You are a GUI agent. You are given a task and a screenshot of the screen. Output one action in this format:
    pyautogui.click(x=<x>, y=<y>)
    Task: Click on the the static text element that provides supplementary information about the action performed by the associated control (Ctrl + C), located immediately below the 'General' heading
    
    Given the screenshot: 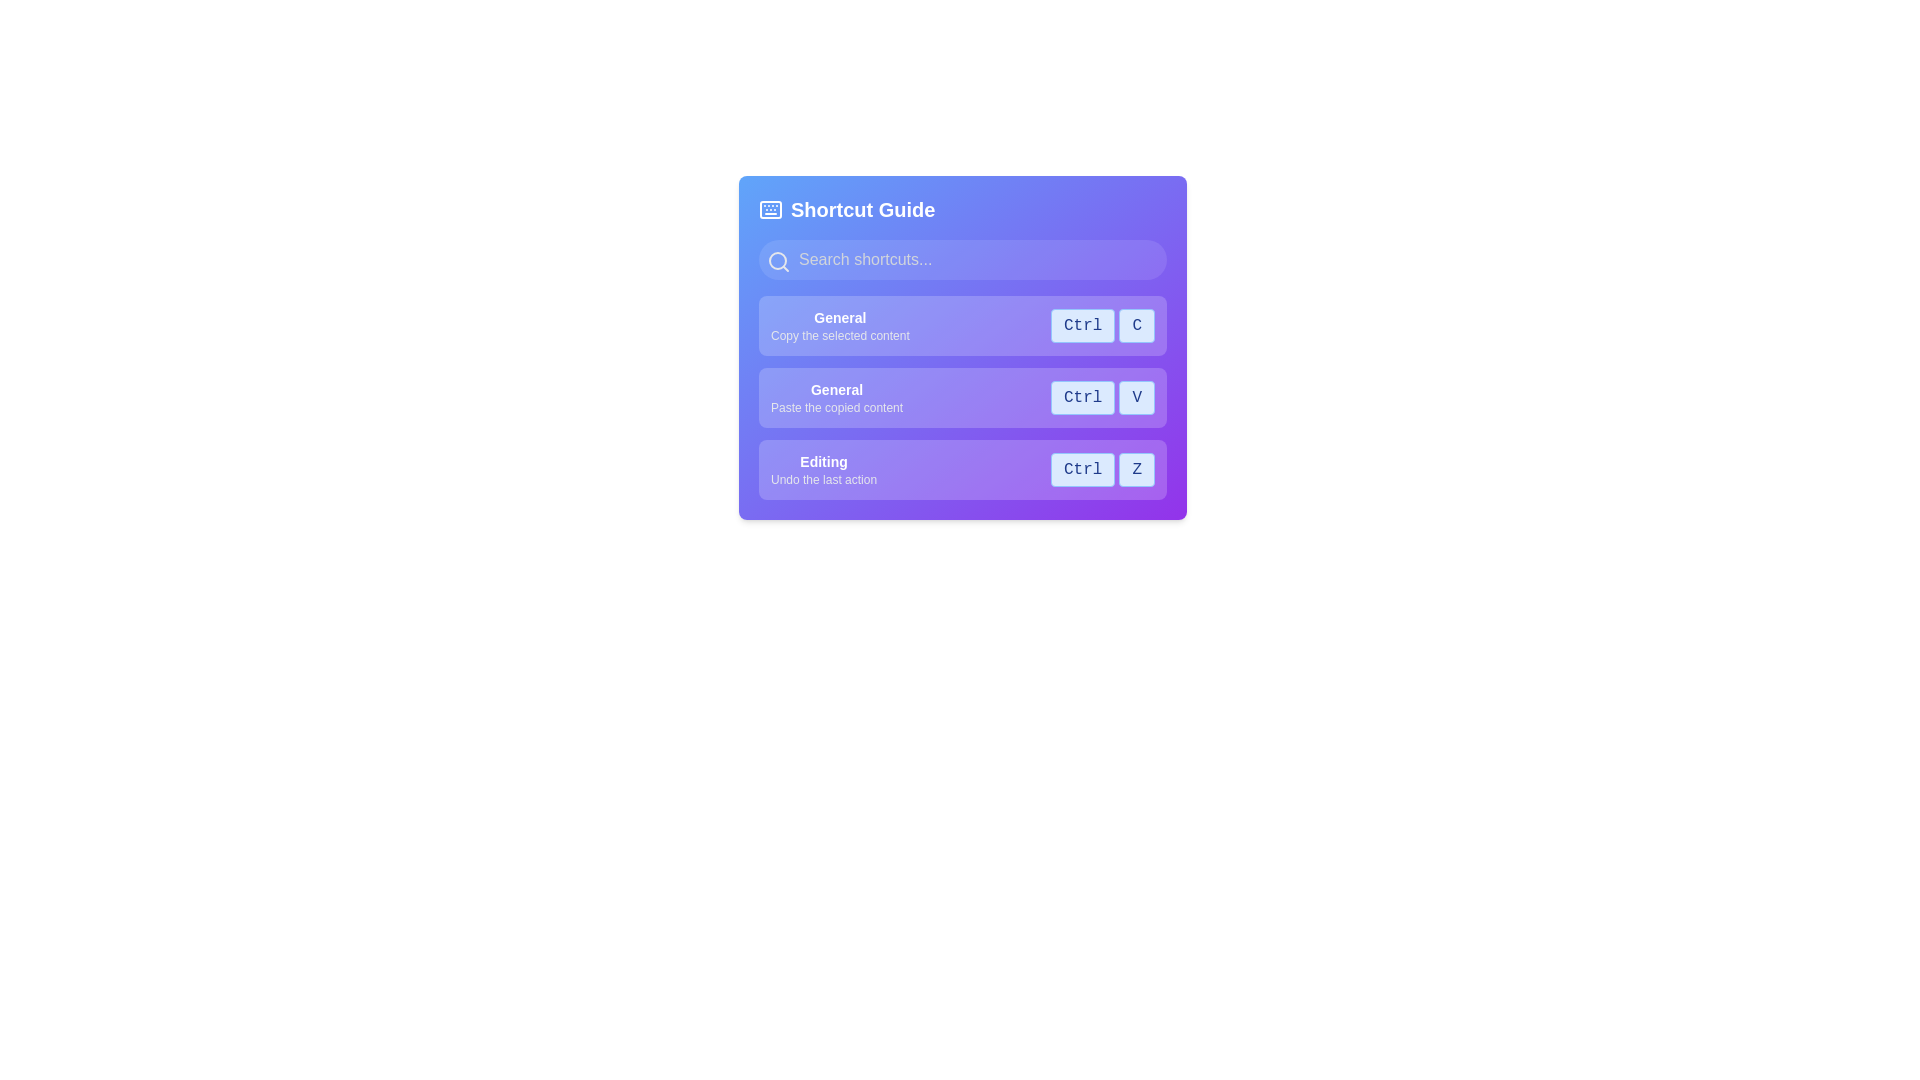 What is the action you would take?
    pyautogui.click(x=840, y=334)
    